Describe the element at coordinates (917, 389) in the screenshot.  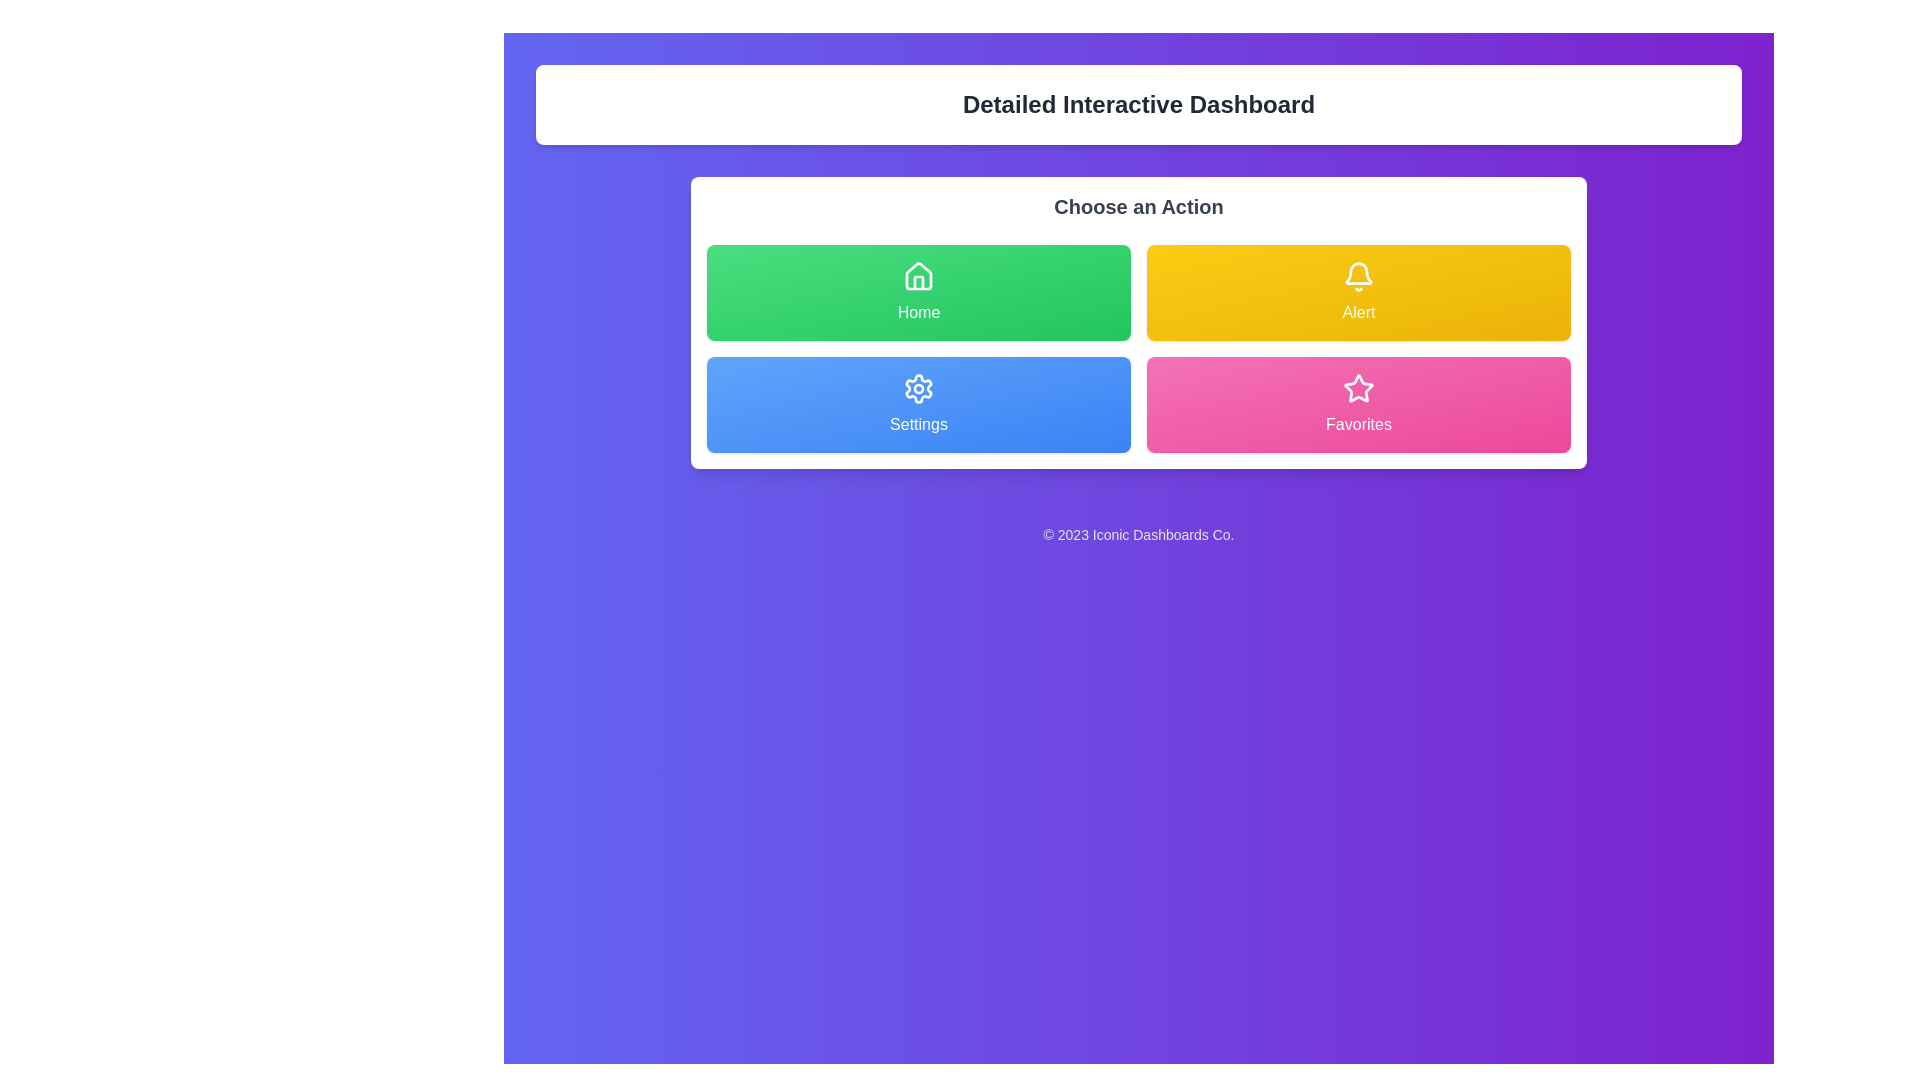
I see `the gear-shaped settings icon rendered in light blue color` at that location.